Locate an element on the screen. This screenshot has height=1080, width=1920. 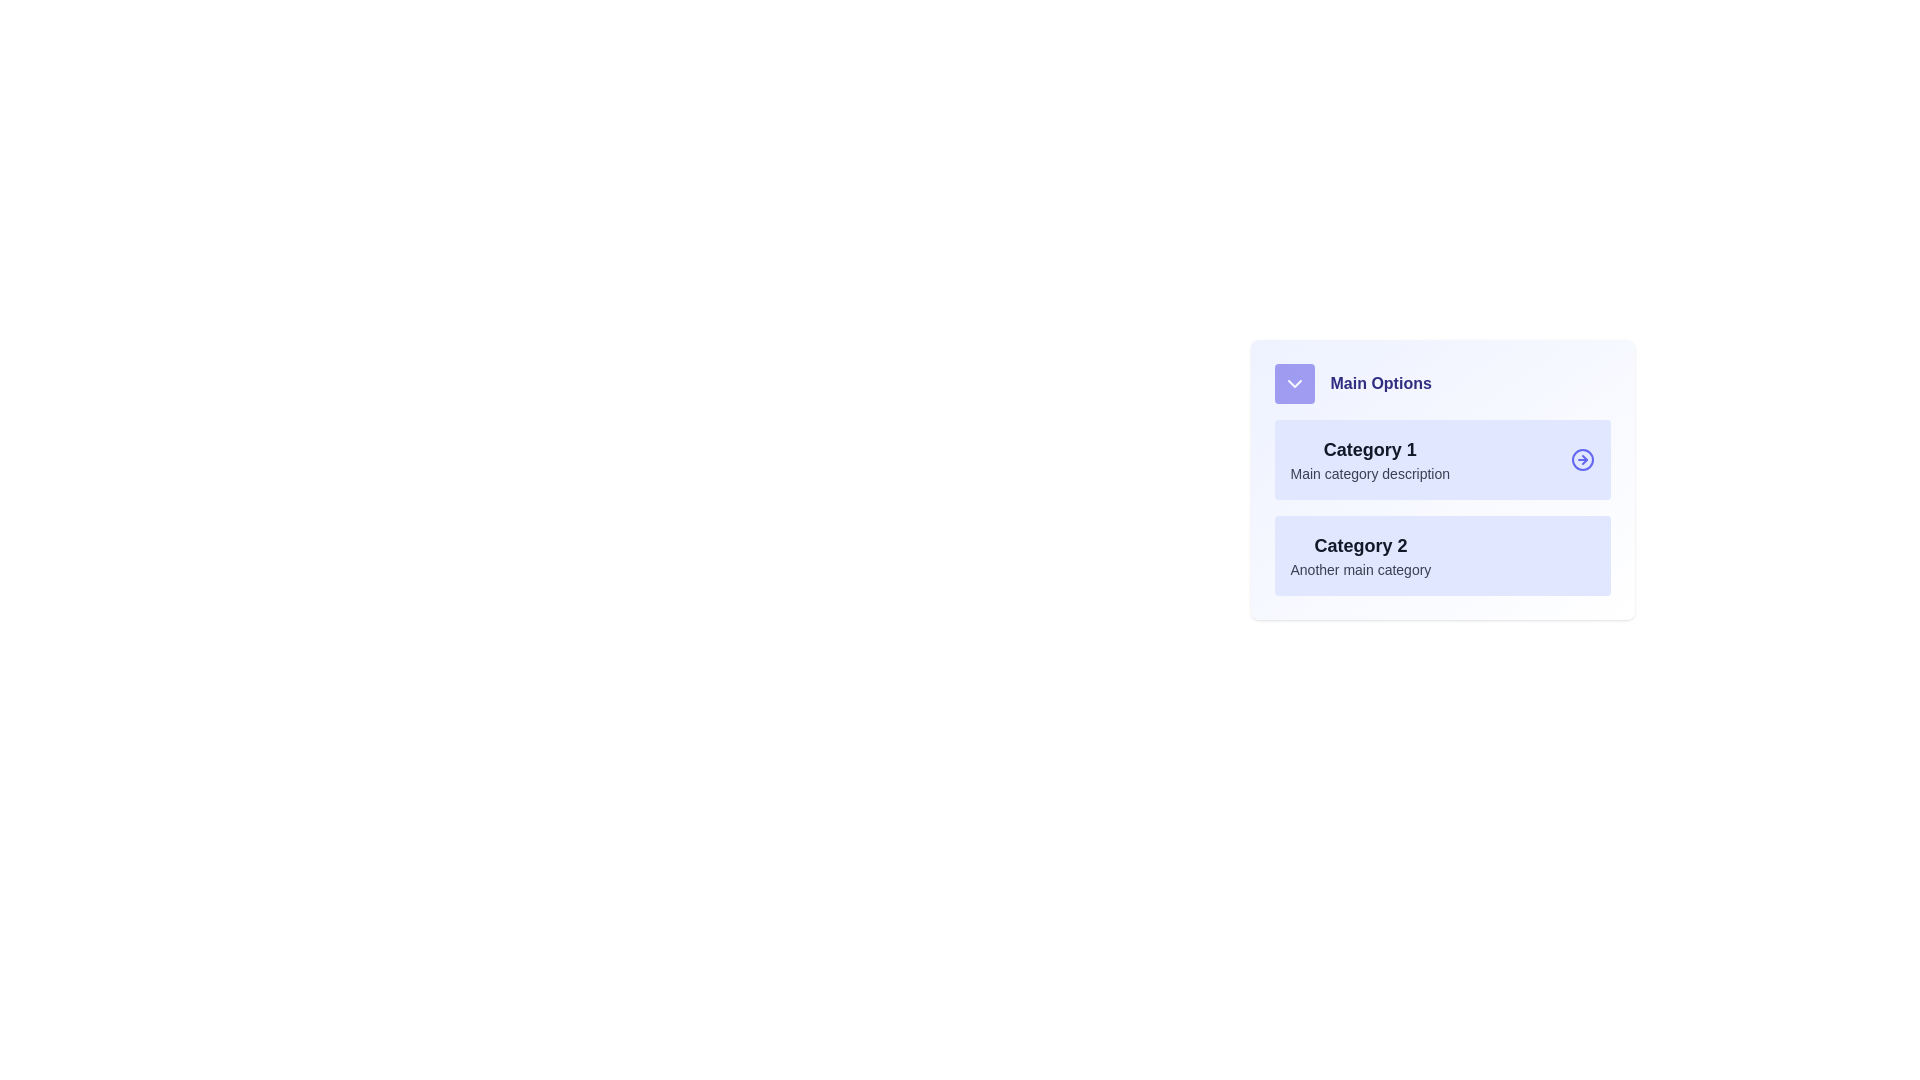
the text label that displays 'Category 1' with a description 'Main category description', located beneath the header 'Main Options' is located at coordinates (1369, 459).